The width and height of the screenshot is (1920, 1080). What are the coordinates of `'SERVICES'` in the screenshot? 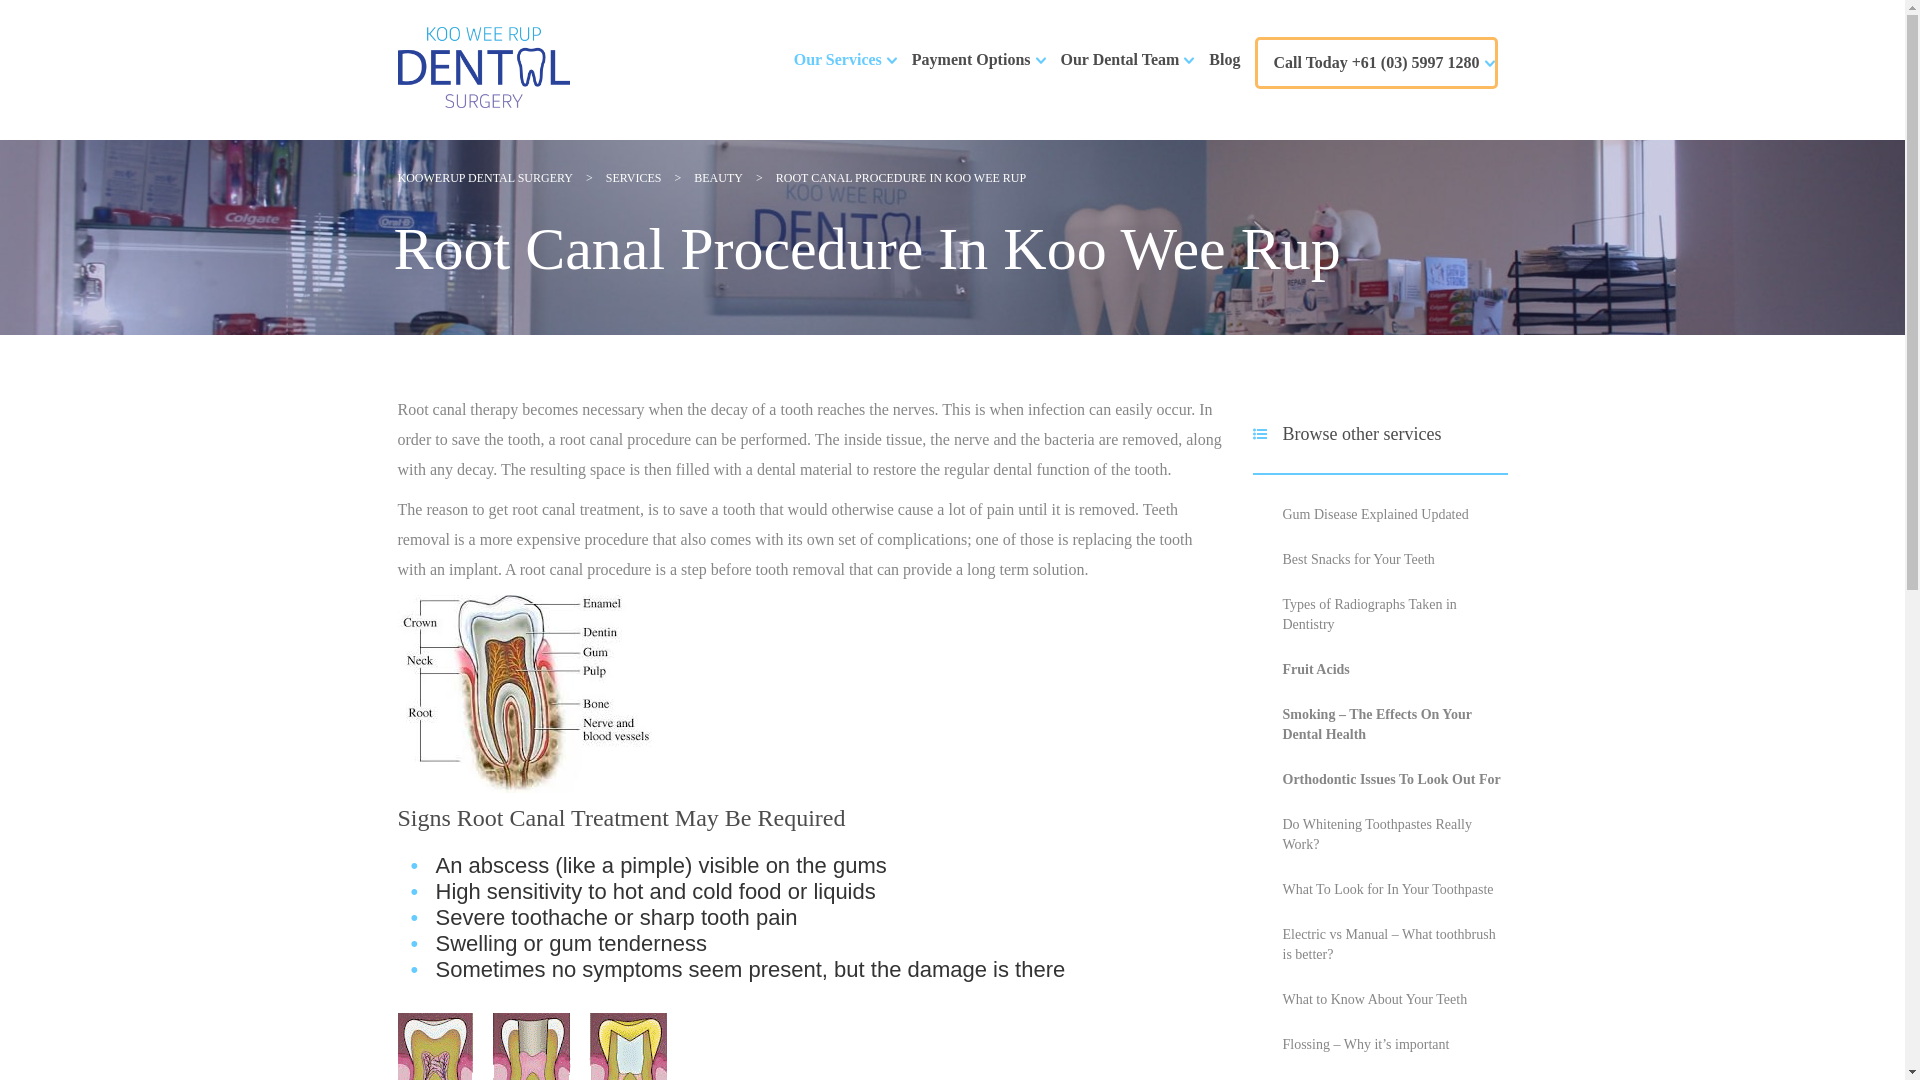 It's located at (632, 176).